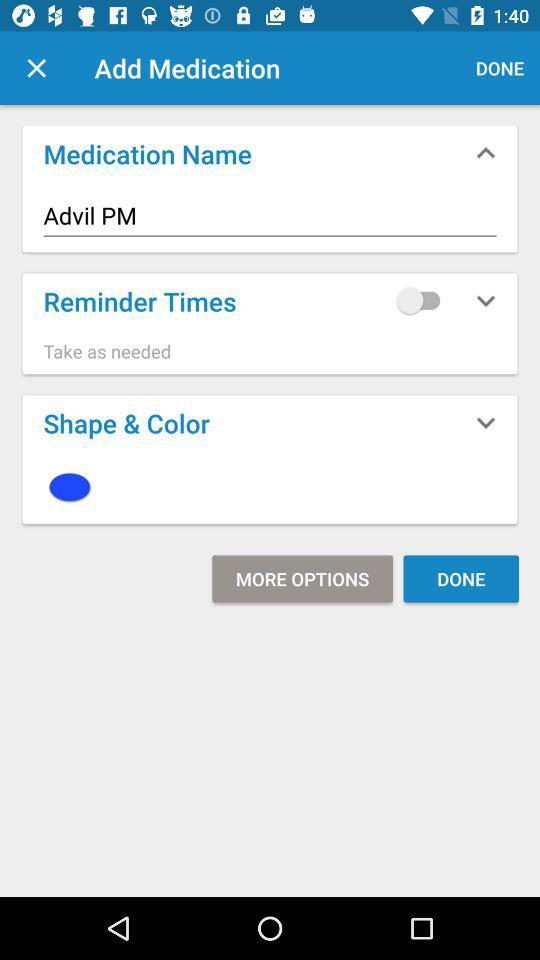 The image size is (540, 960). I want to click on icon to the left of the add medication item, so click(36, 68).